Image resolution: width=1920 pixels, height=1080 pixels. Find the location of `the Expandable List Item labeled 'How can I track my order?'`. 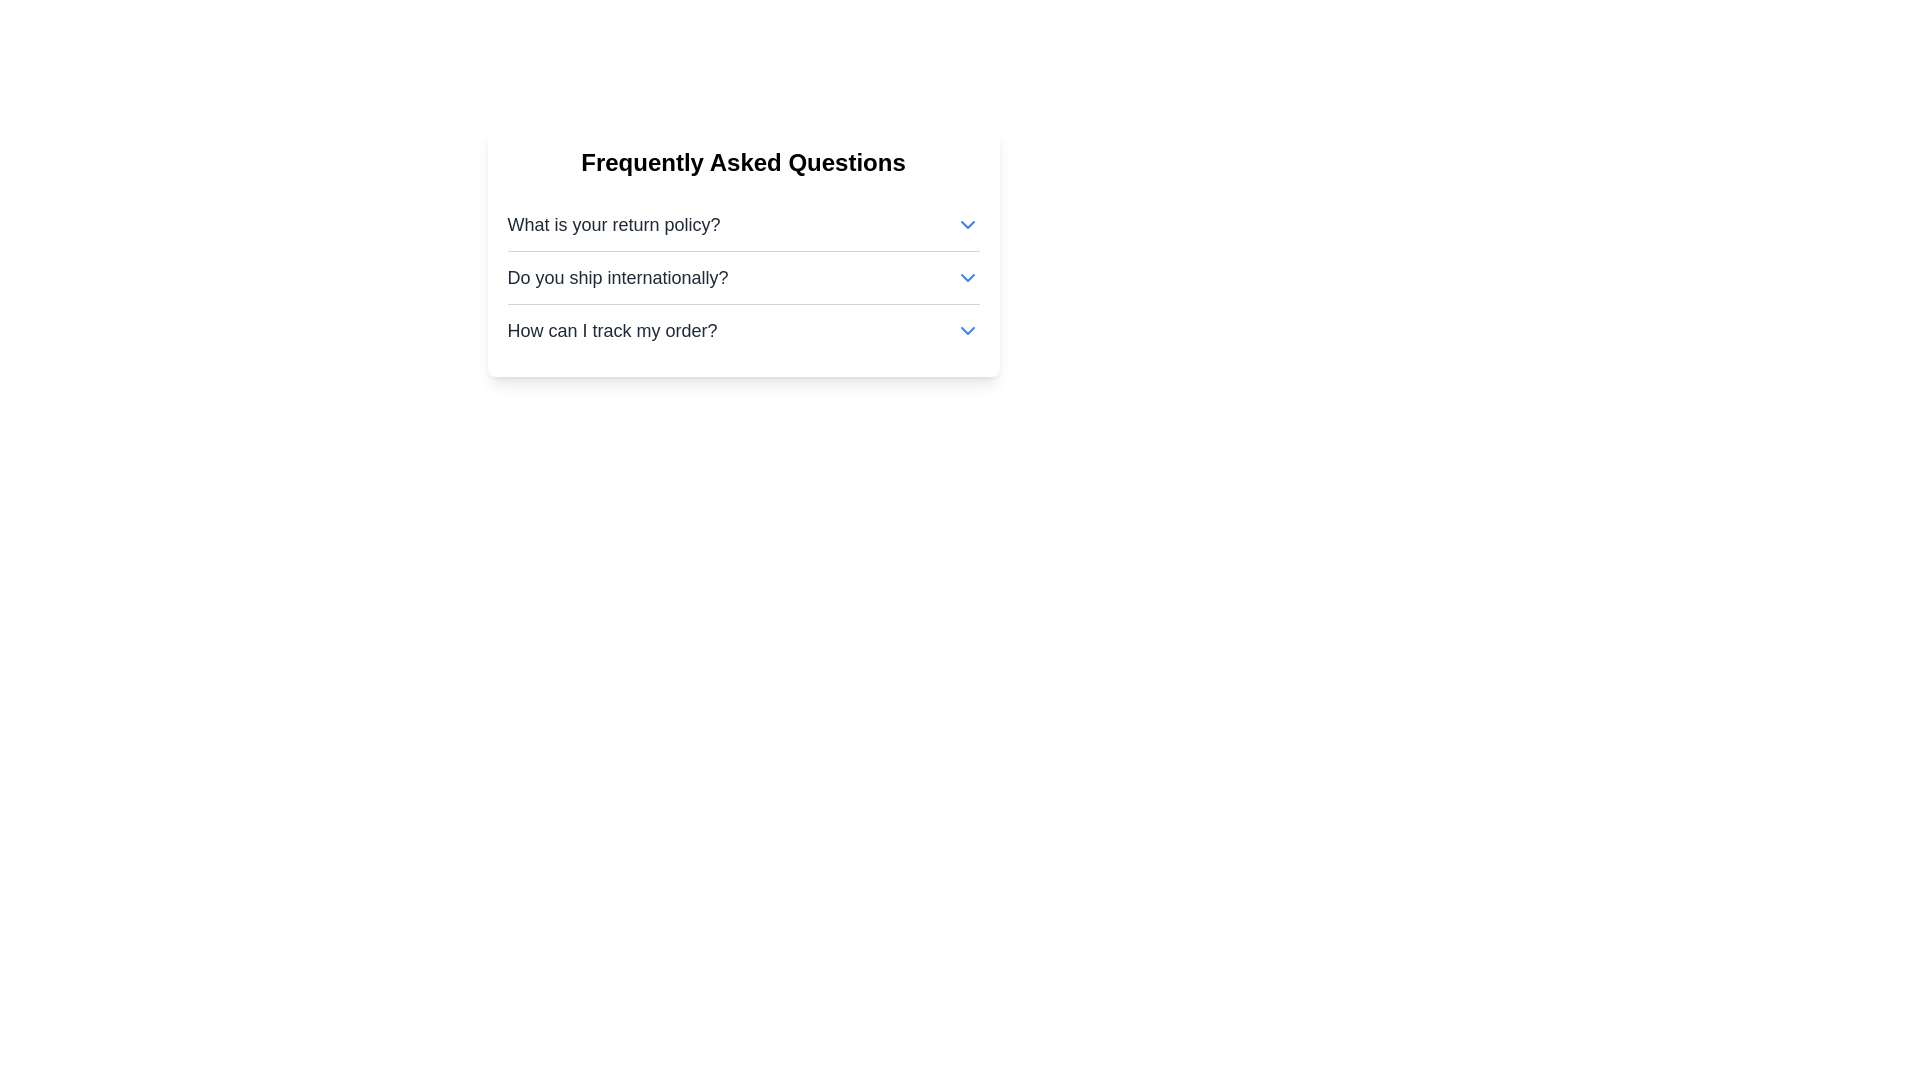

the Expandable List Item labeled 'How can I track my order?' is located at coordinates (742, 330).